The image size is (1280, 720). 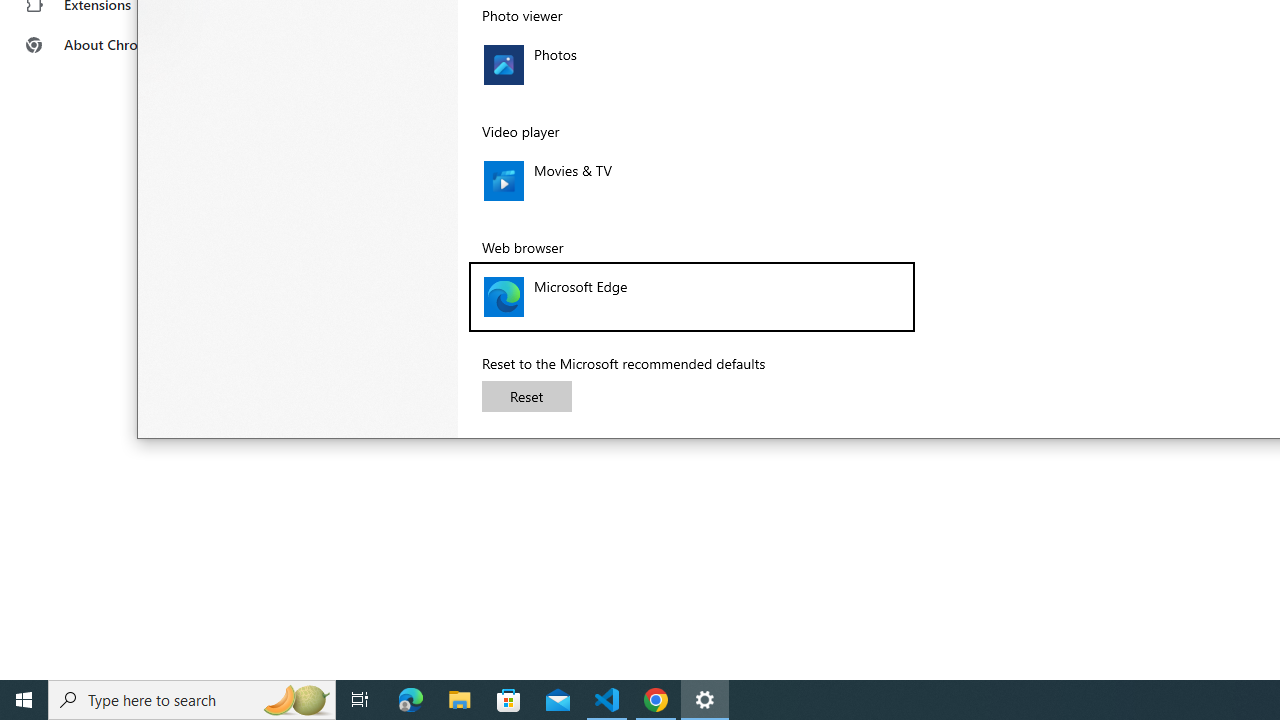 What do you see at coordinates (527, 396) in the screenshot?
I see `'Reset'` at bounding box center [527, 396].